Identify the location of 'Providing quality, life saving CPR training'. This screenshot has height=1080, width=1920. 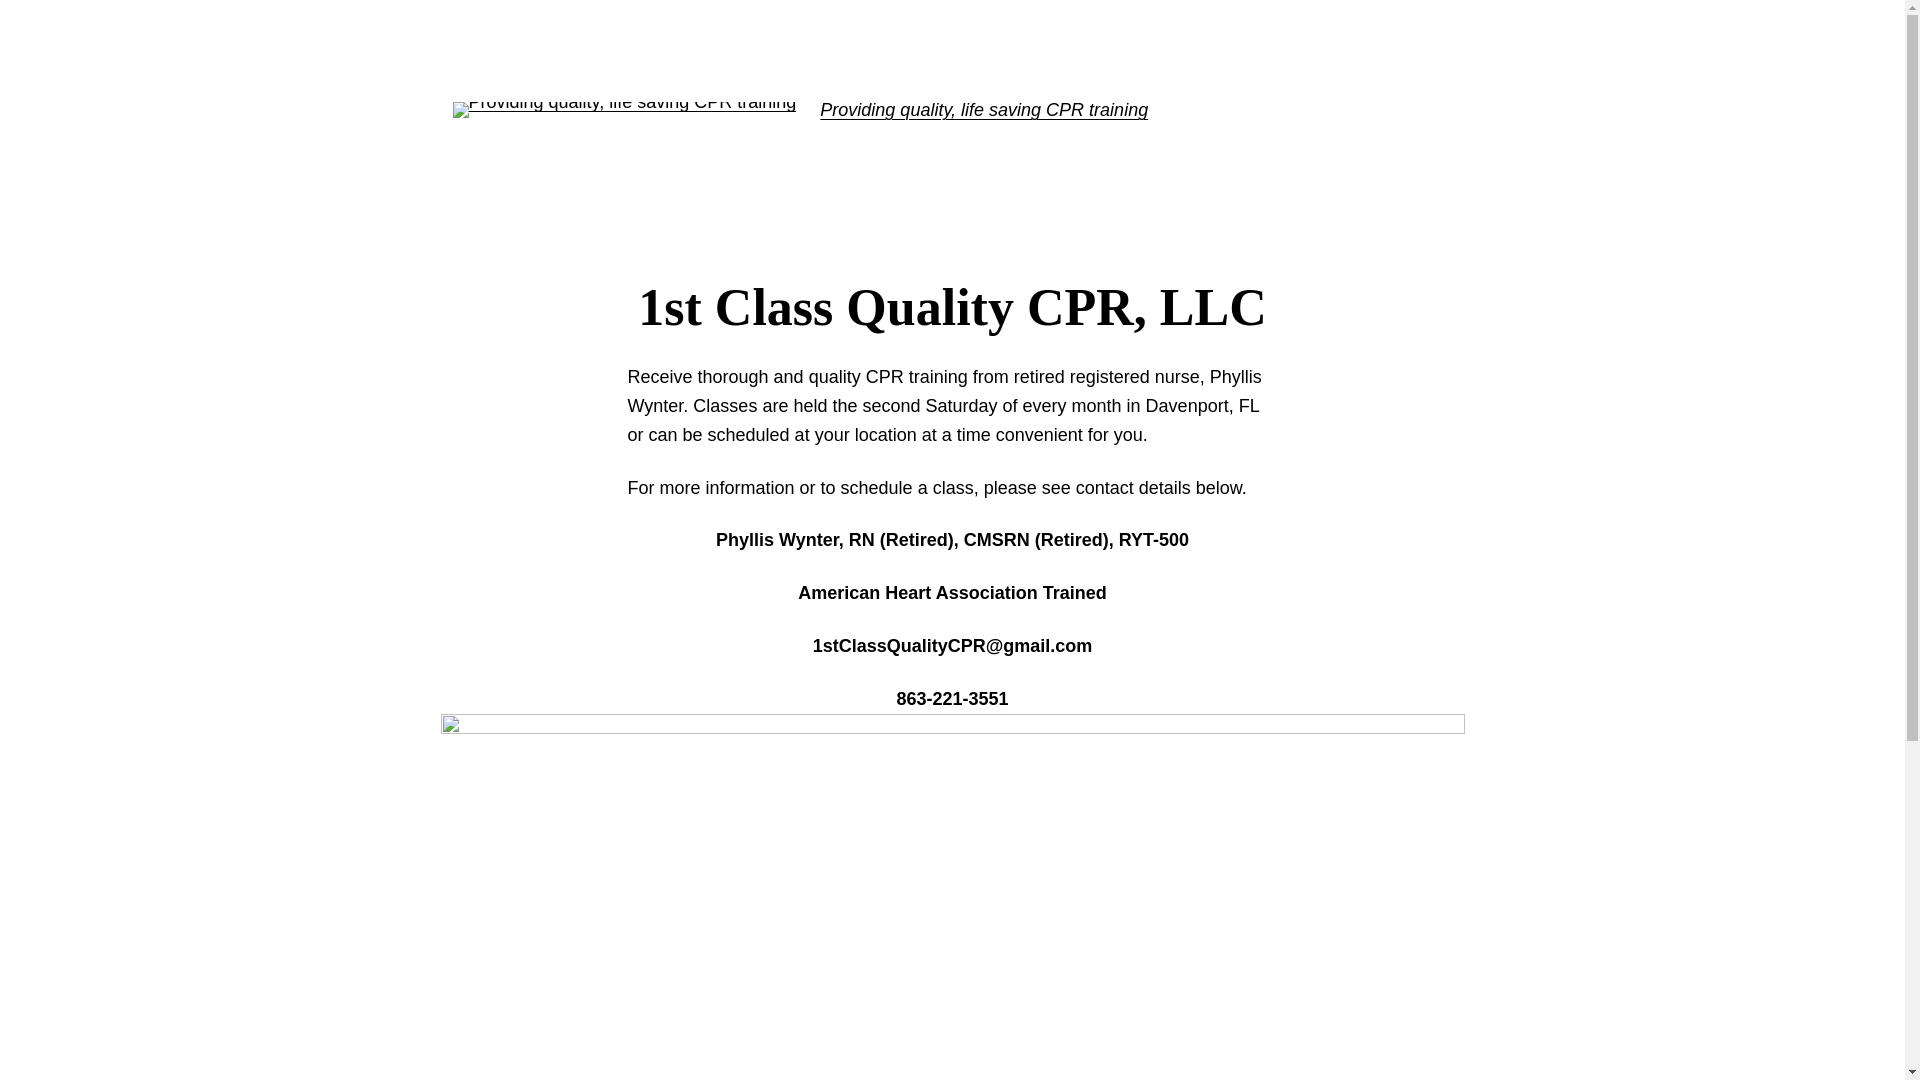
(983, 110).